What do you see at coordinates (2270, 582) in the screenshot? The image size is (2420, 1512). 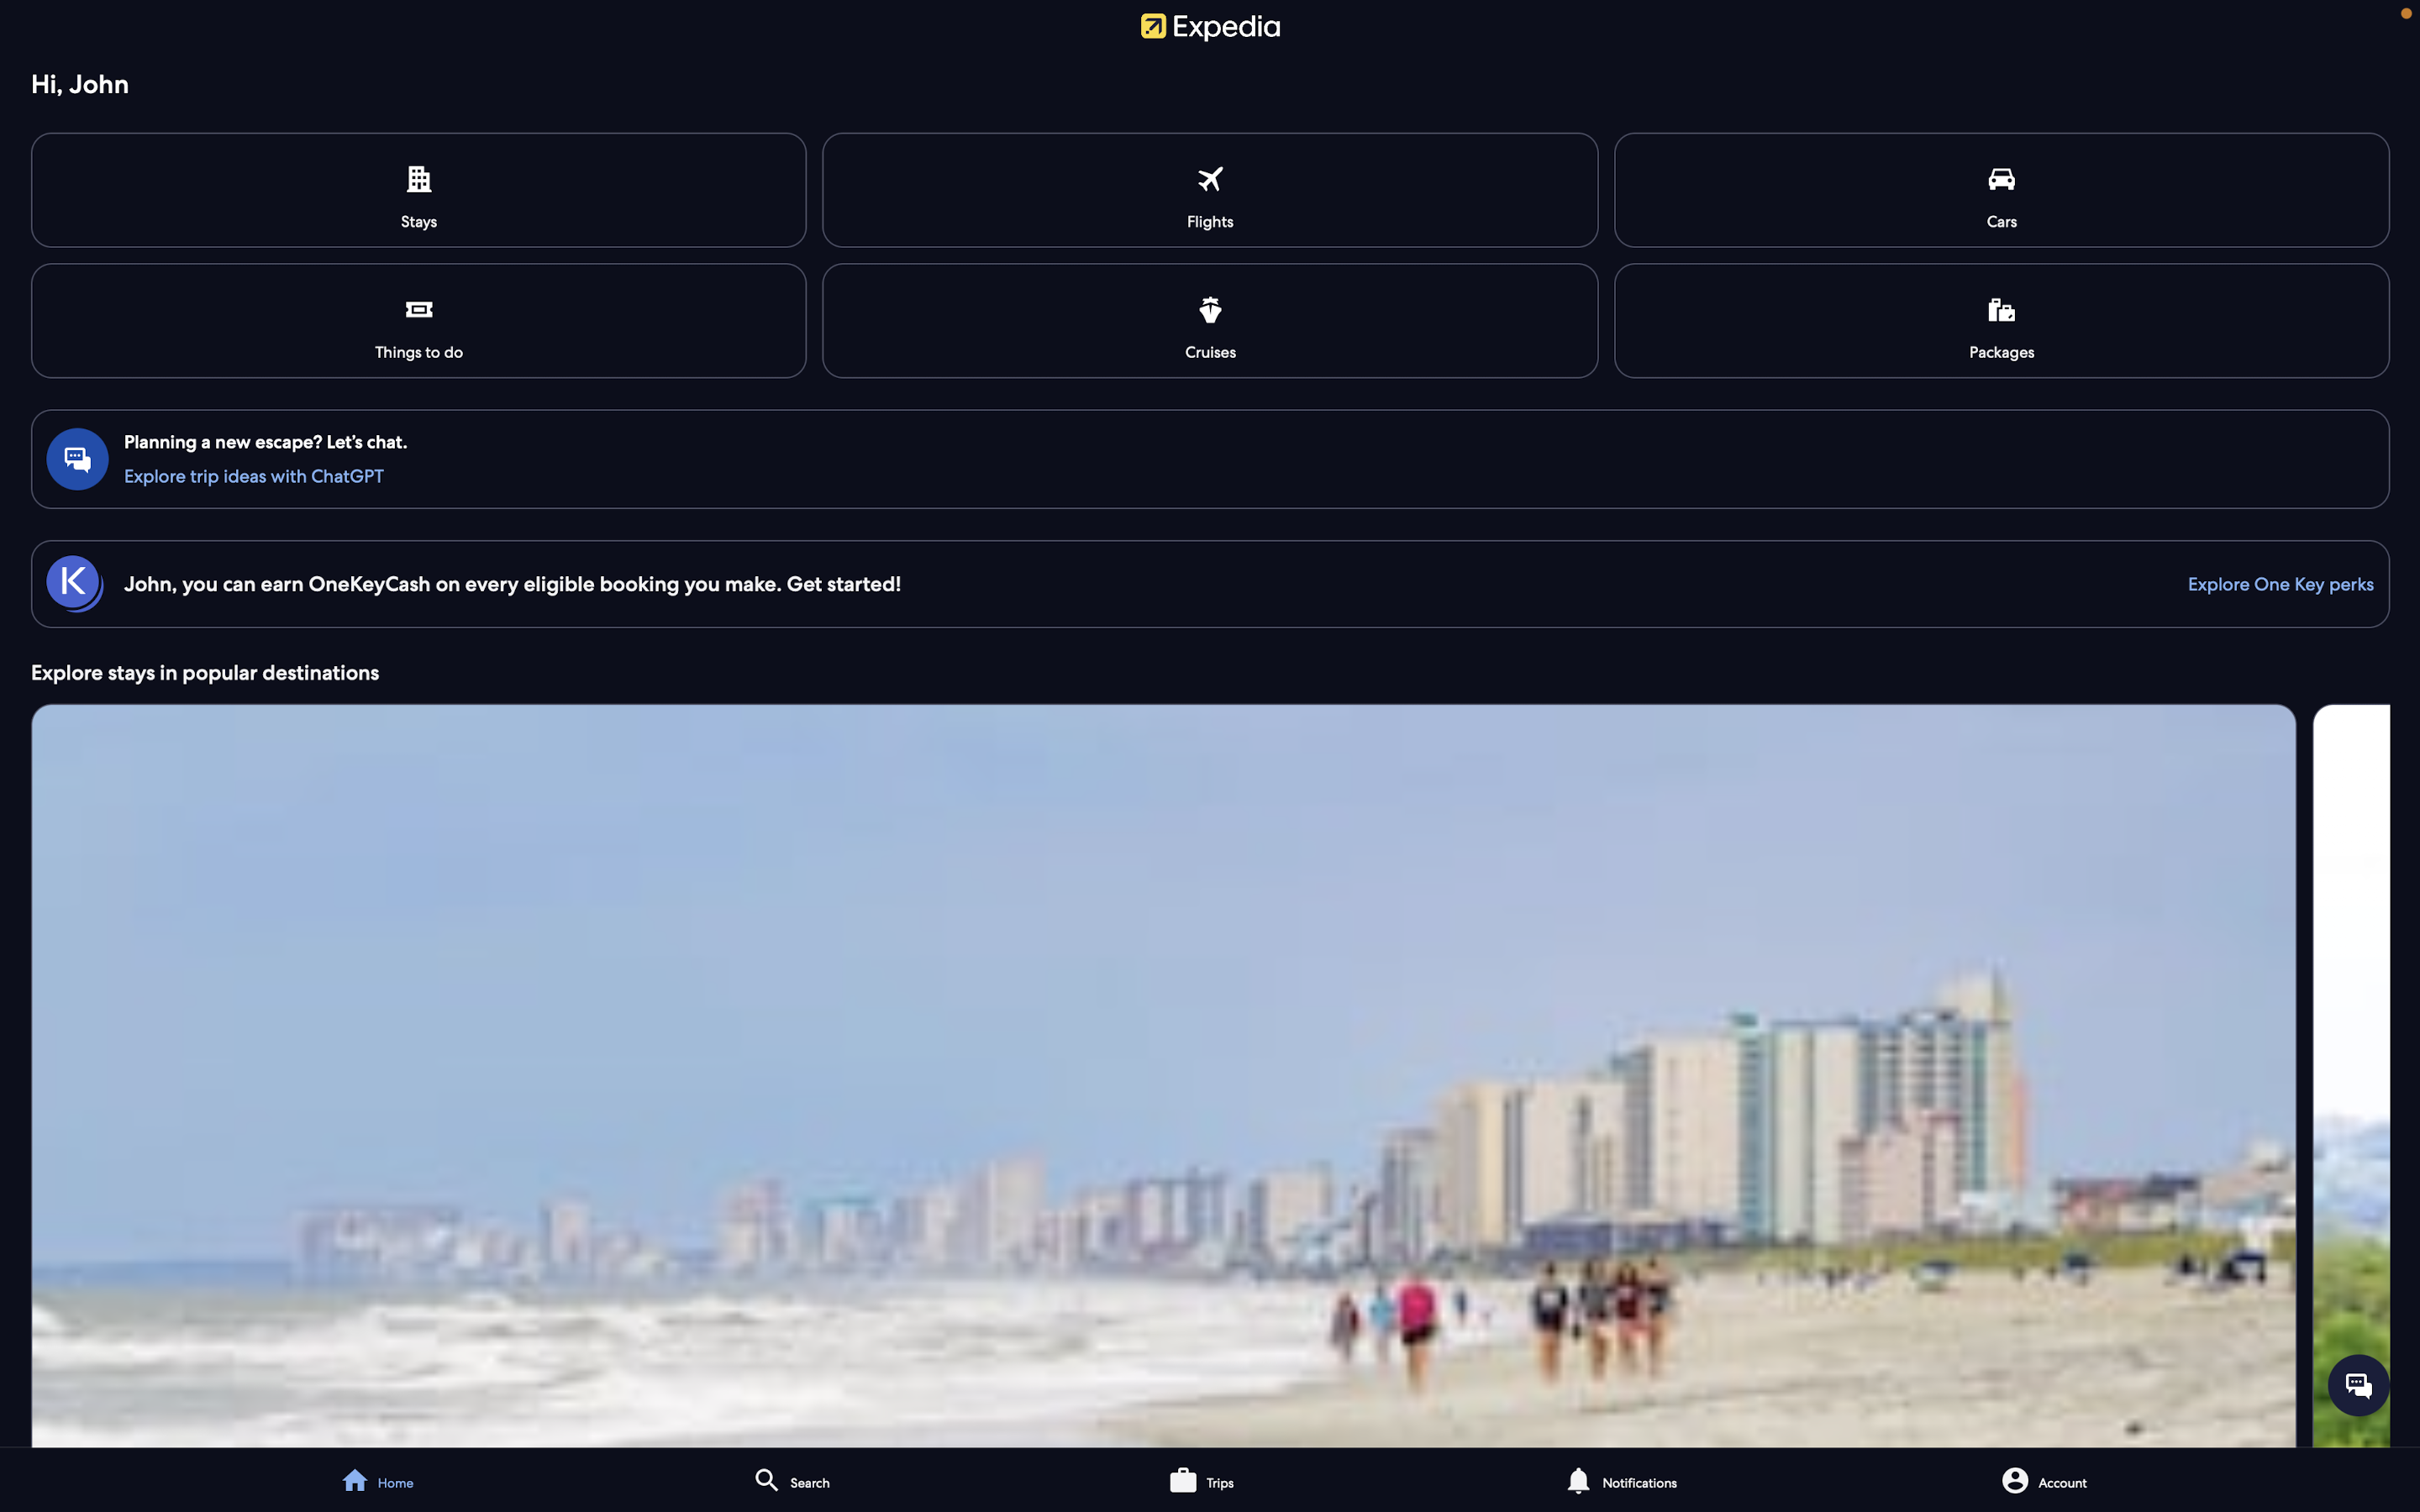 I see `Activate the One Key Cash option` at bounding box center [2270, 582].